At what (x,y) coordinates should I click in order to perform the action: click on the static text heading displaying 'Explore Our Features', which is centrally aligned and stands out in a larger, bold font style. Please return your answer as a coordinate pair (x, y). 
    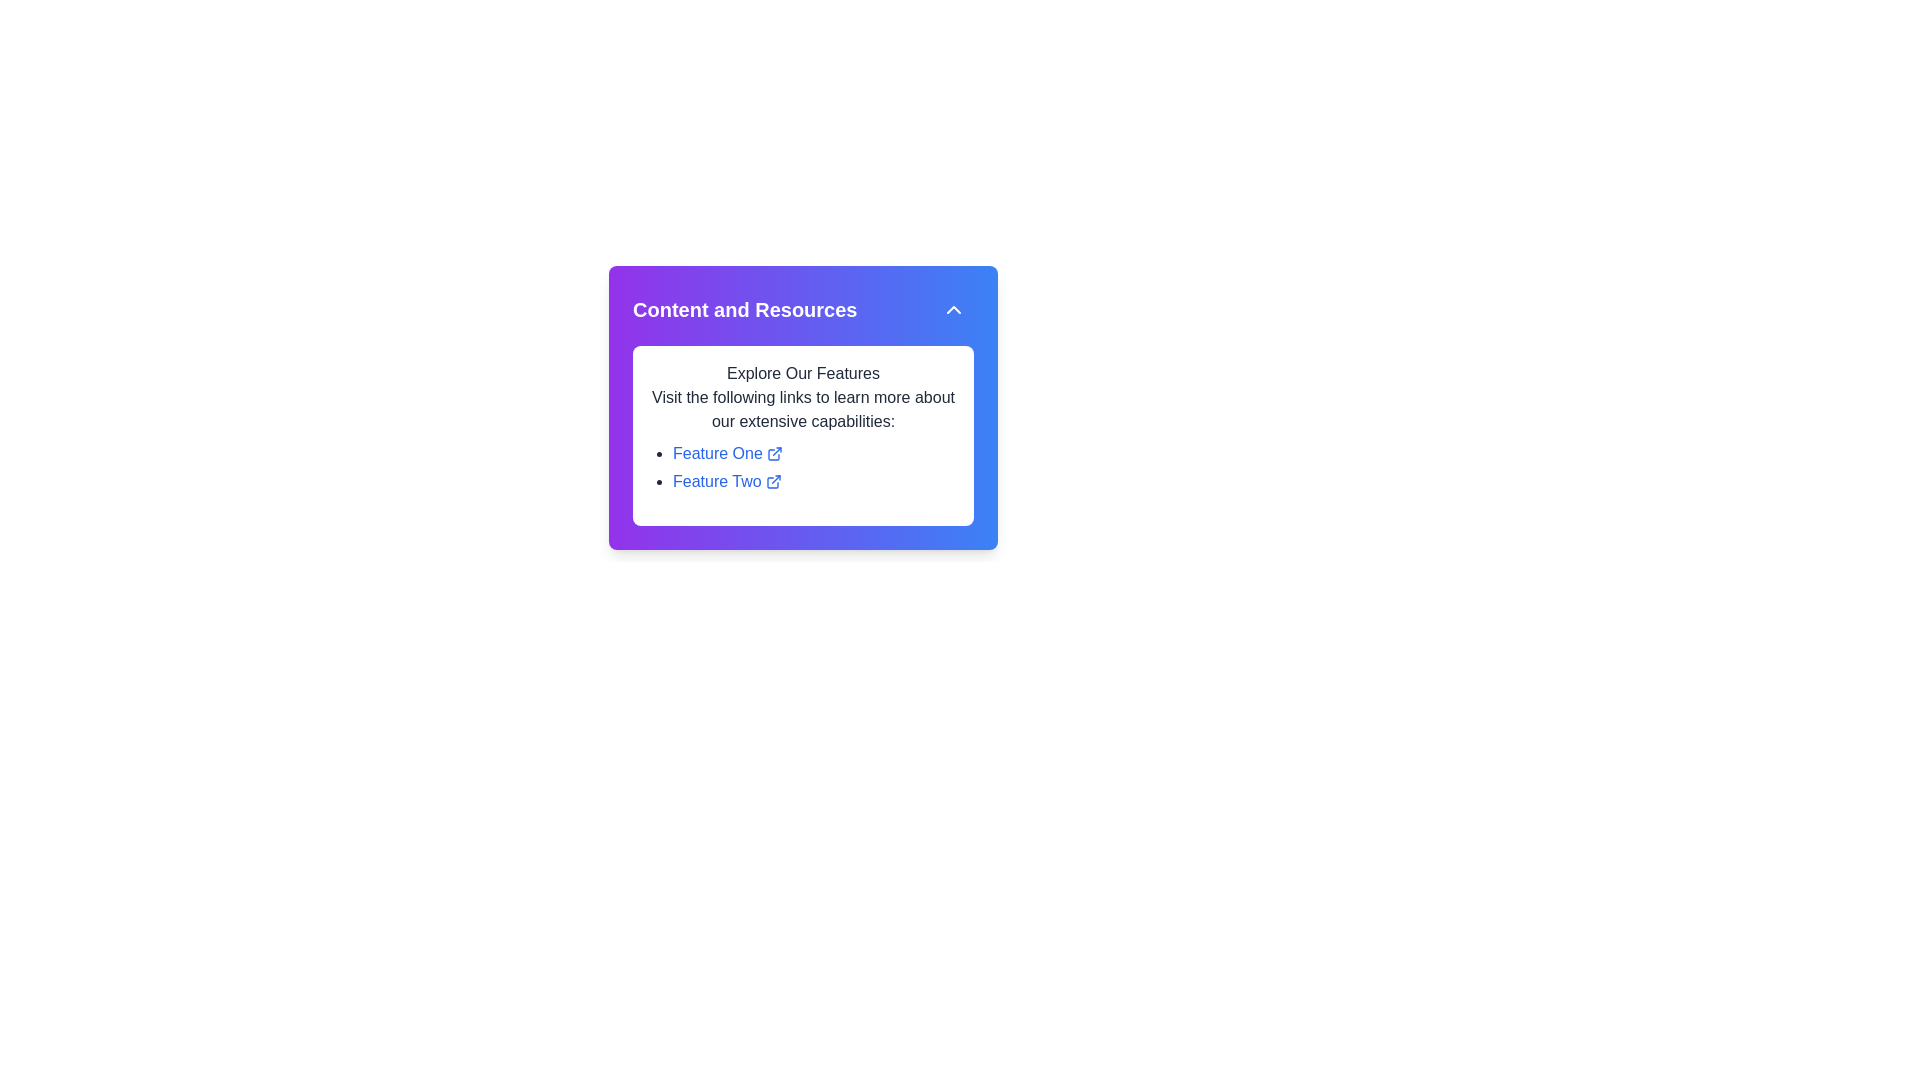
    Looking at the image, I should click on (803, 374).